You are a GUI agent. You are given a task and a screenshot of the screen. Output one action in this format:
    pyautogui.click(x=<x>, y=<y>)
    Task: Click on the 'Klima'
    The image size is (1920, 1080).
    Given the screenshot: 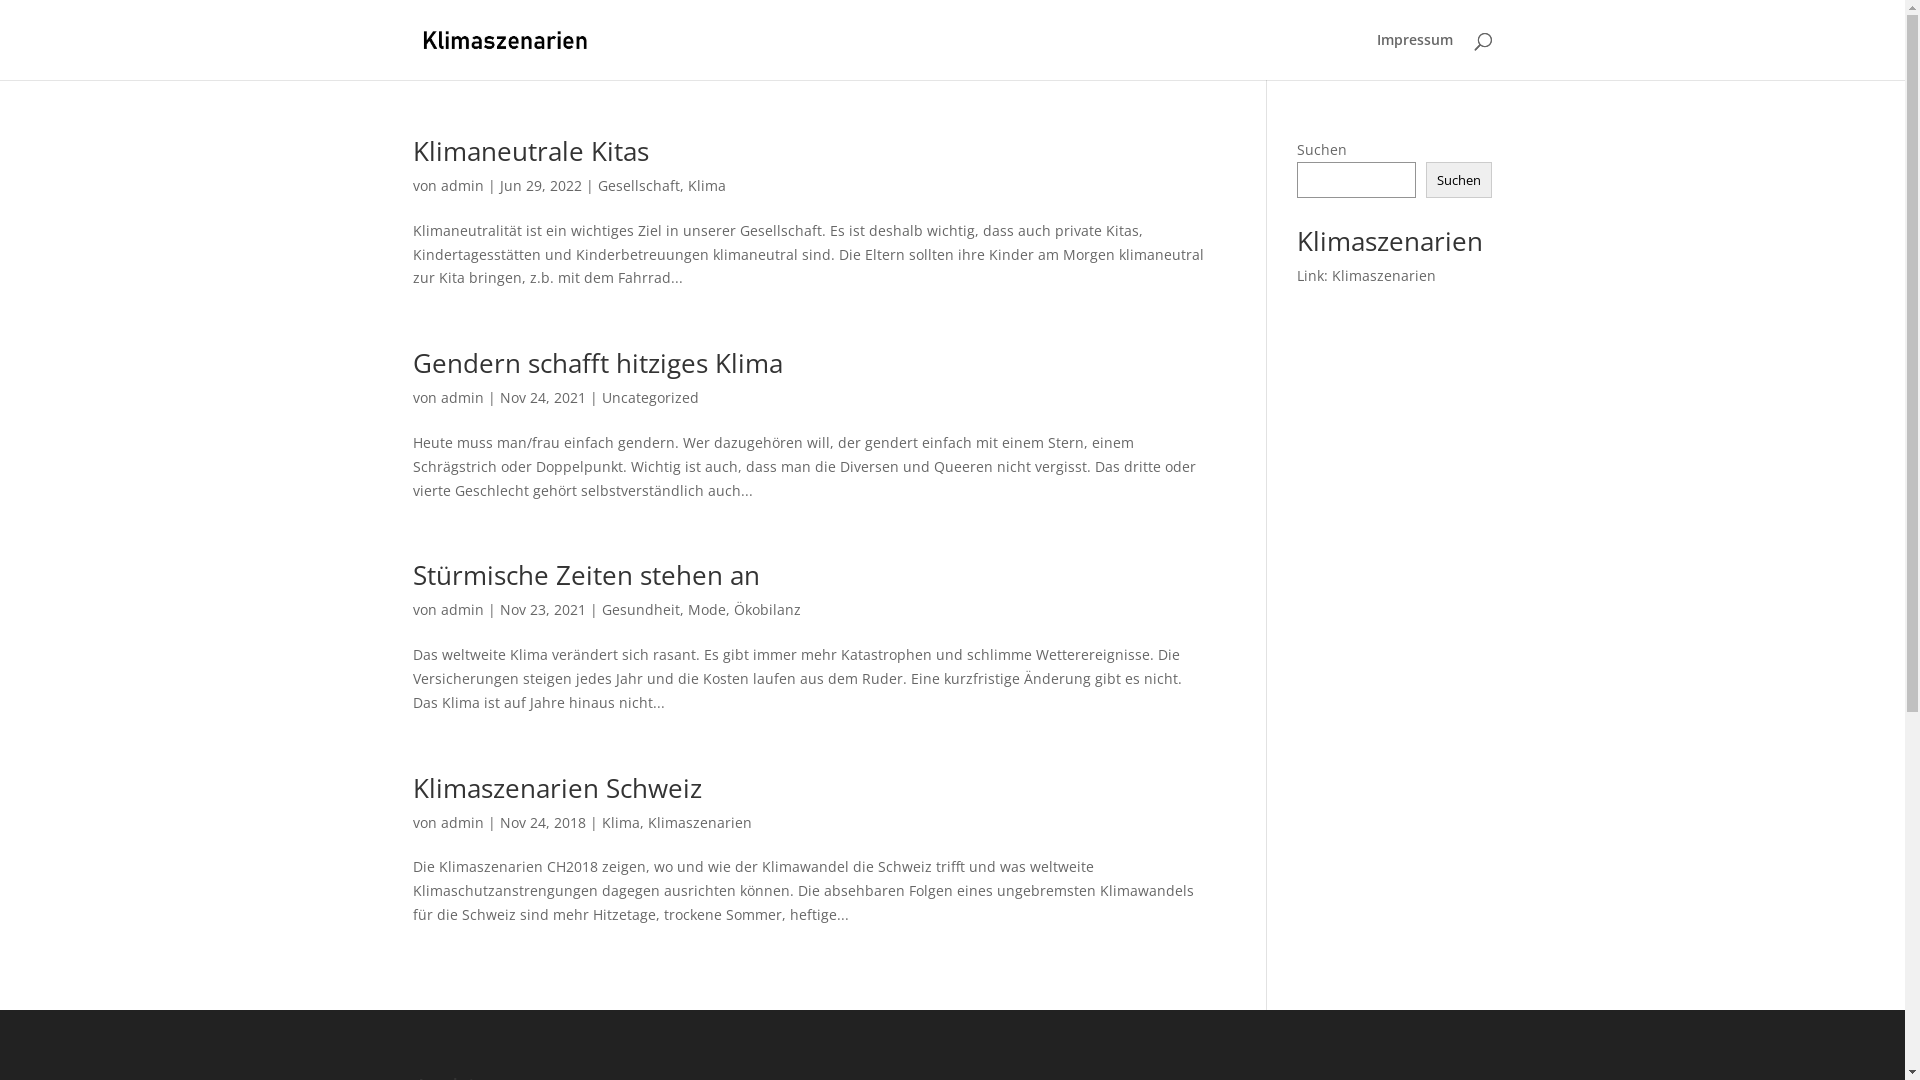 What is the action you would take?
    pyautogui.click(x=706, y=185)
    